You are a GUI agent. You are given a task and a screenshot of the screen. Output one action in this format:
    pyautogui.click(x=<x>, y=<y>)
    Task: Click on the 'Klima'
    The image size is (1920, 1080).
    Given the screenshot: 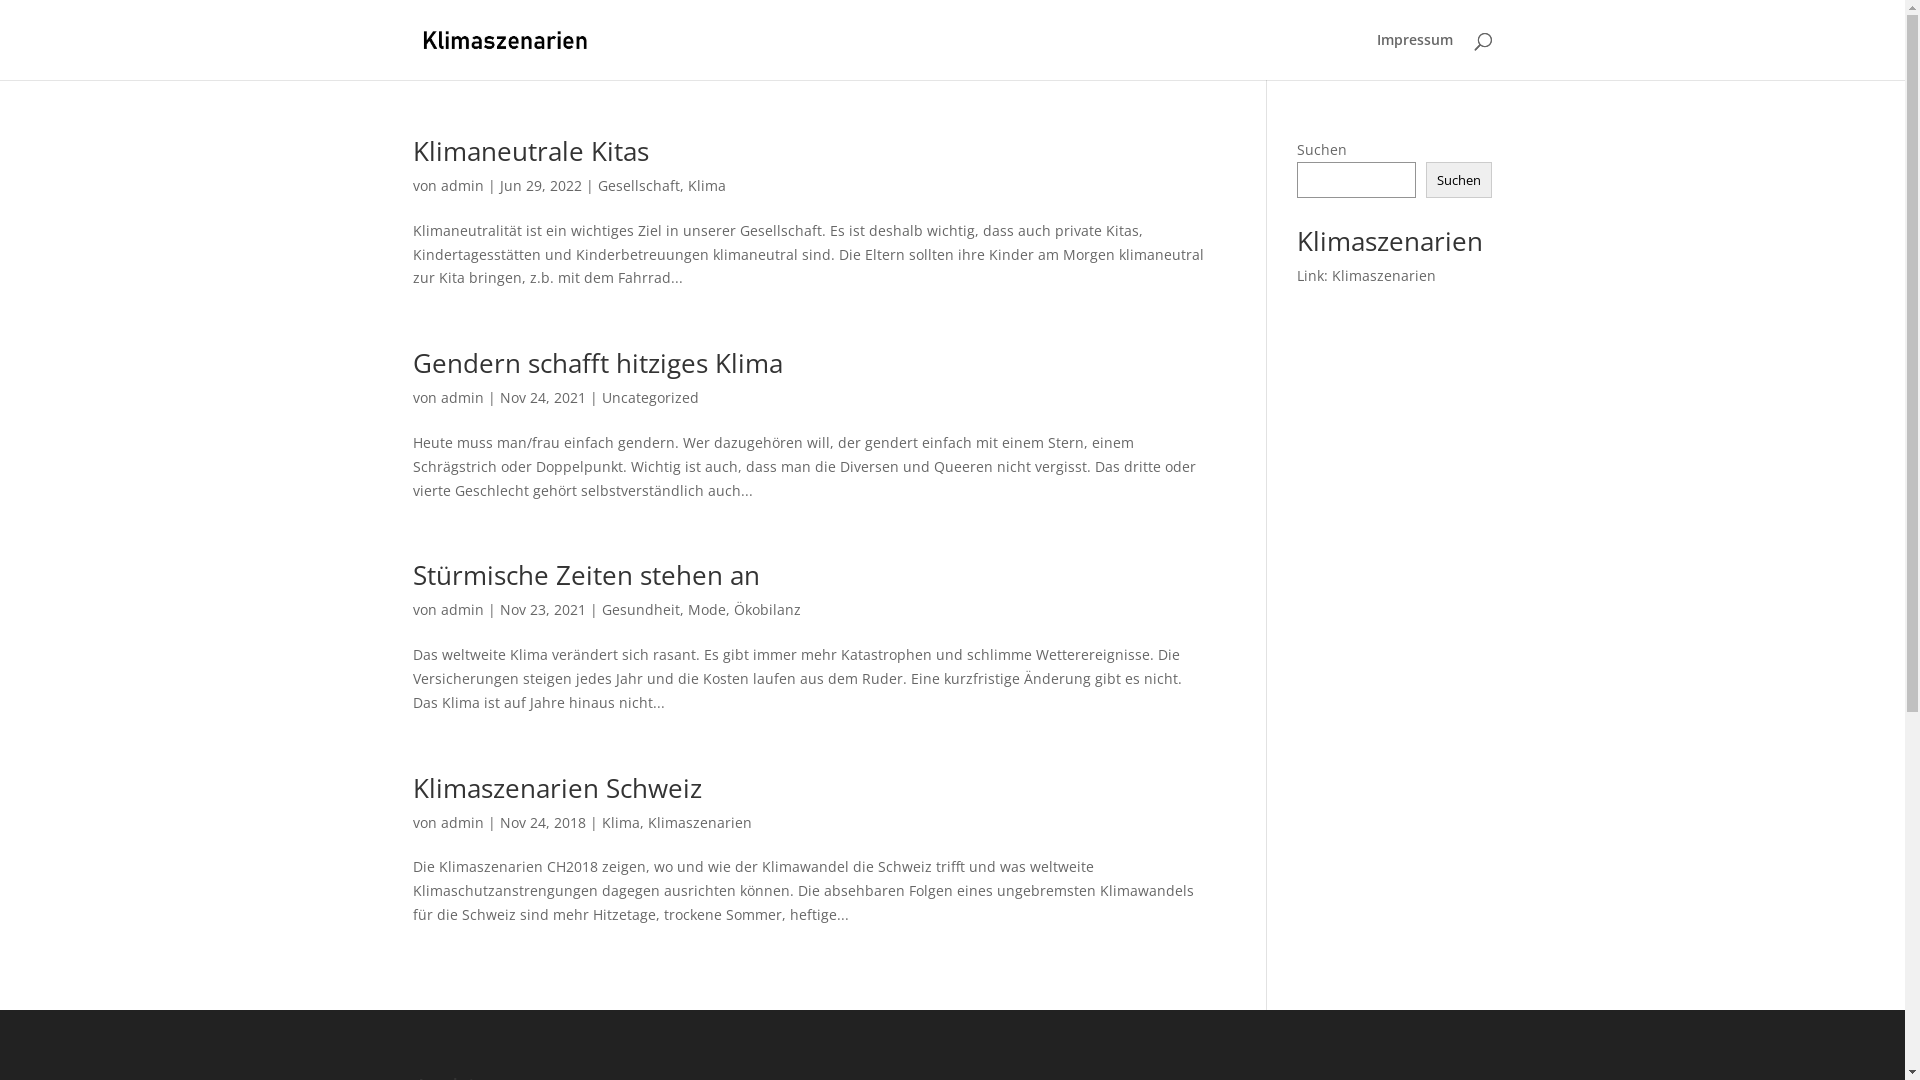 What is the action you would take?
    pyautogui.click(x=706, y=185)
    